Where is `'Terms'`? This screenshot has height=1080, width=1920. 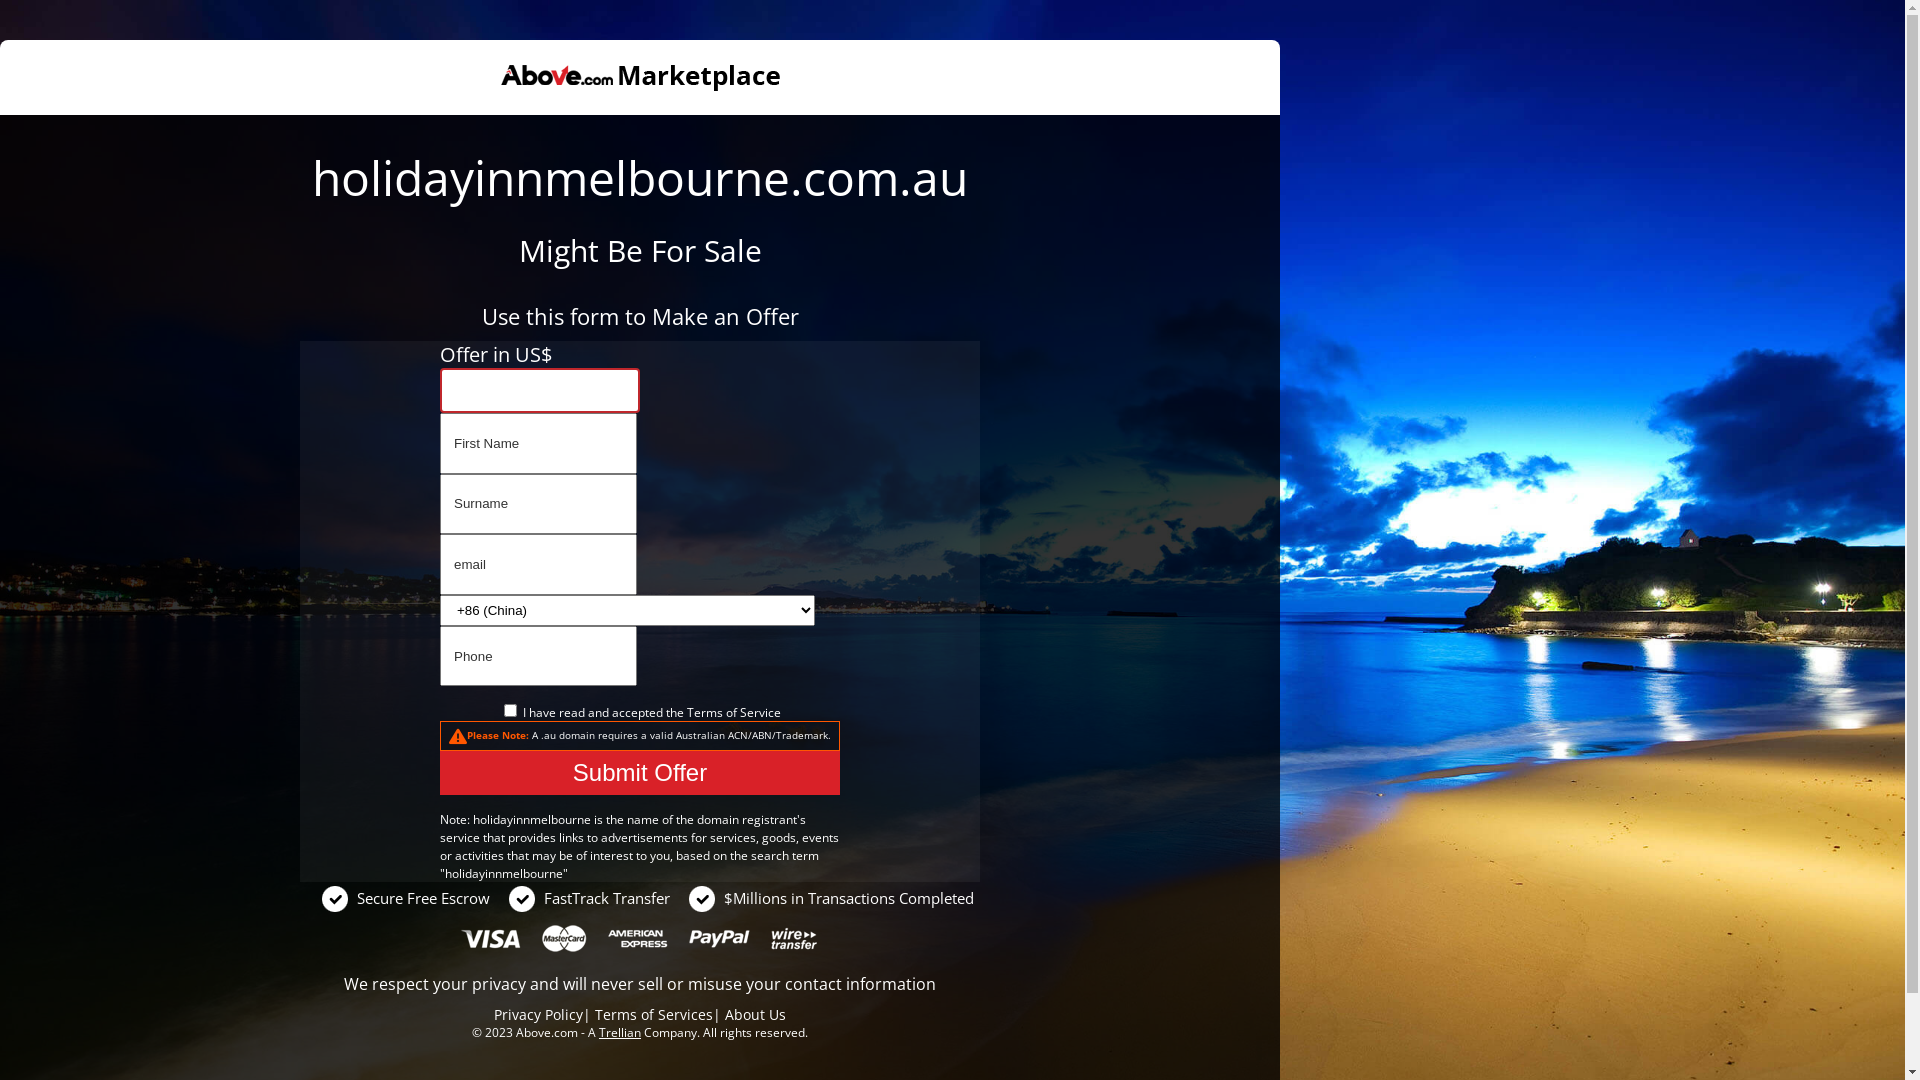 'Terms' is located at coordinates (704, 711).